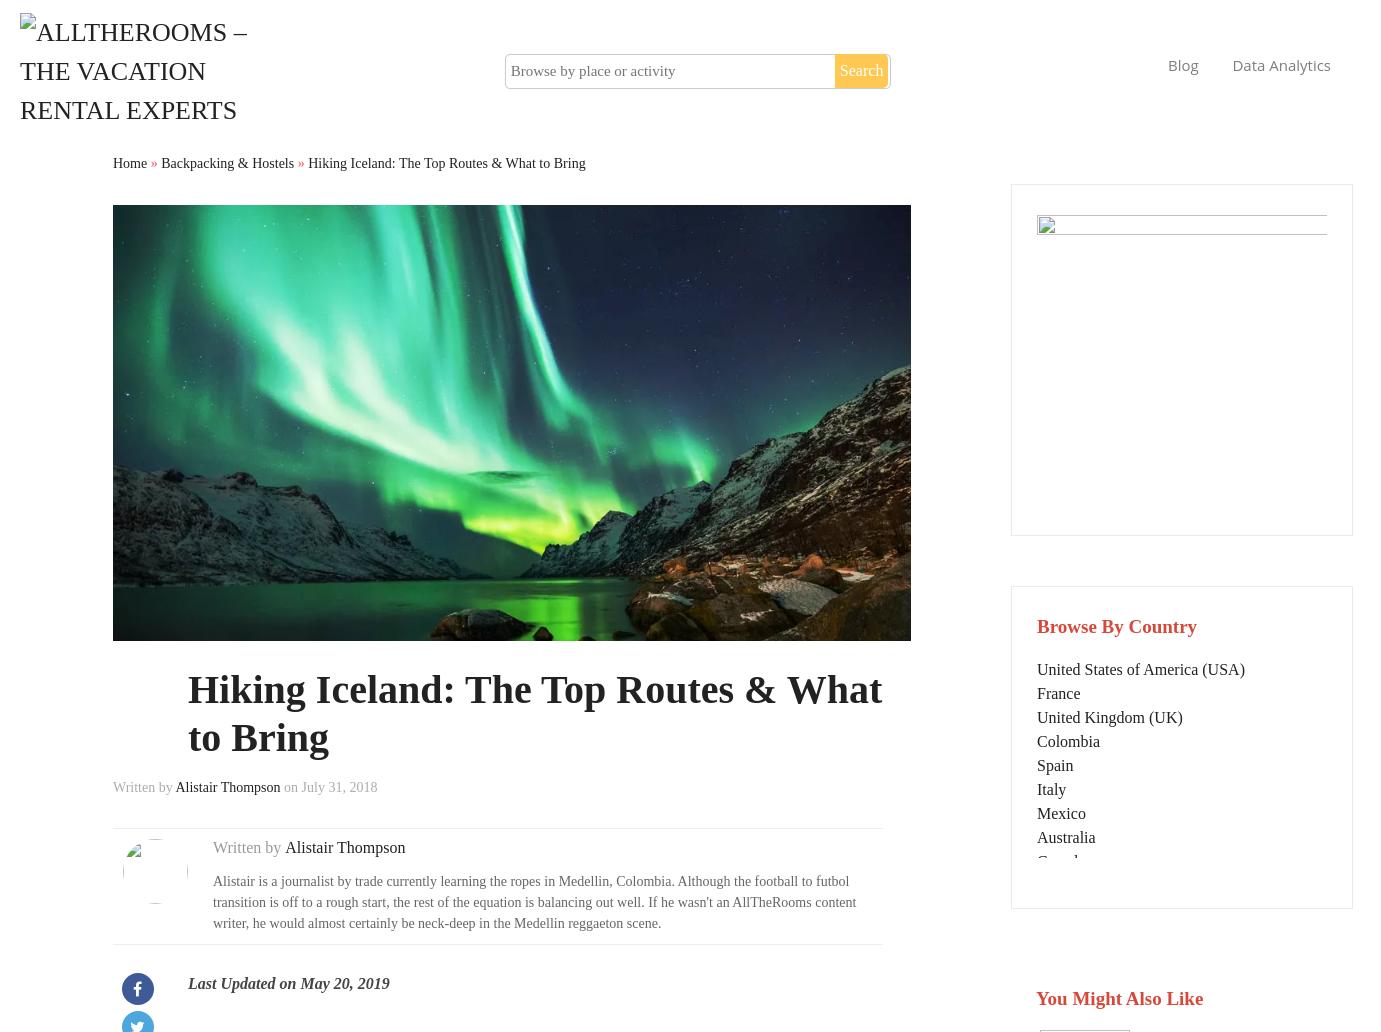 The width and height of the screenshot is (1381, 1032). Describe the element at coordinates (1036, 860) in the screenshot. I see `'Canada'` at that location.